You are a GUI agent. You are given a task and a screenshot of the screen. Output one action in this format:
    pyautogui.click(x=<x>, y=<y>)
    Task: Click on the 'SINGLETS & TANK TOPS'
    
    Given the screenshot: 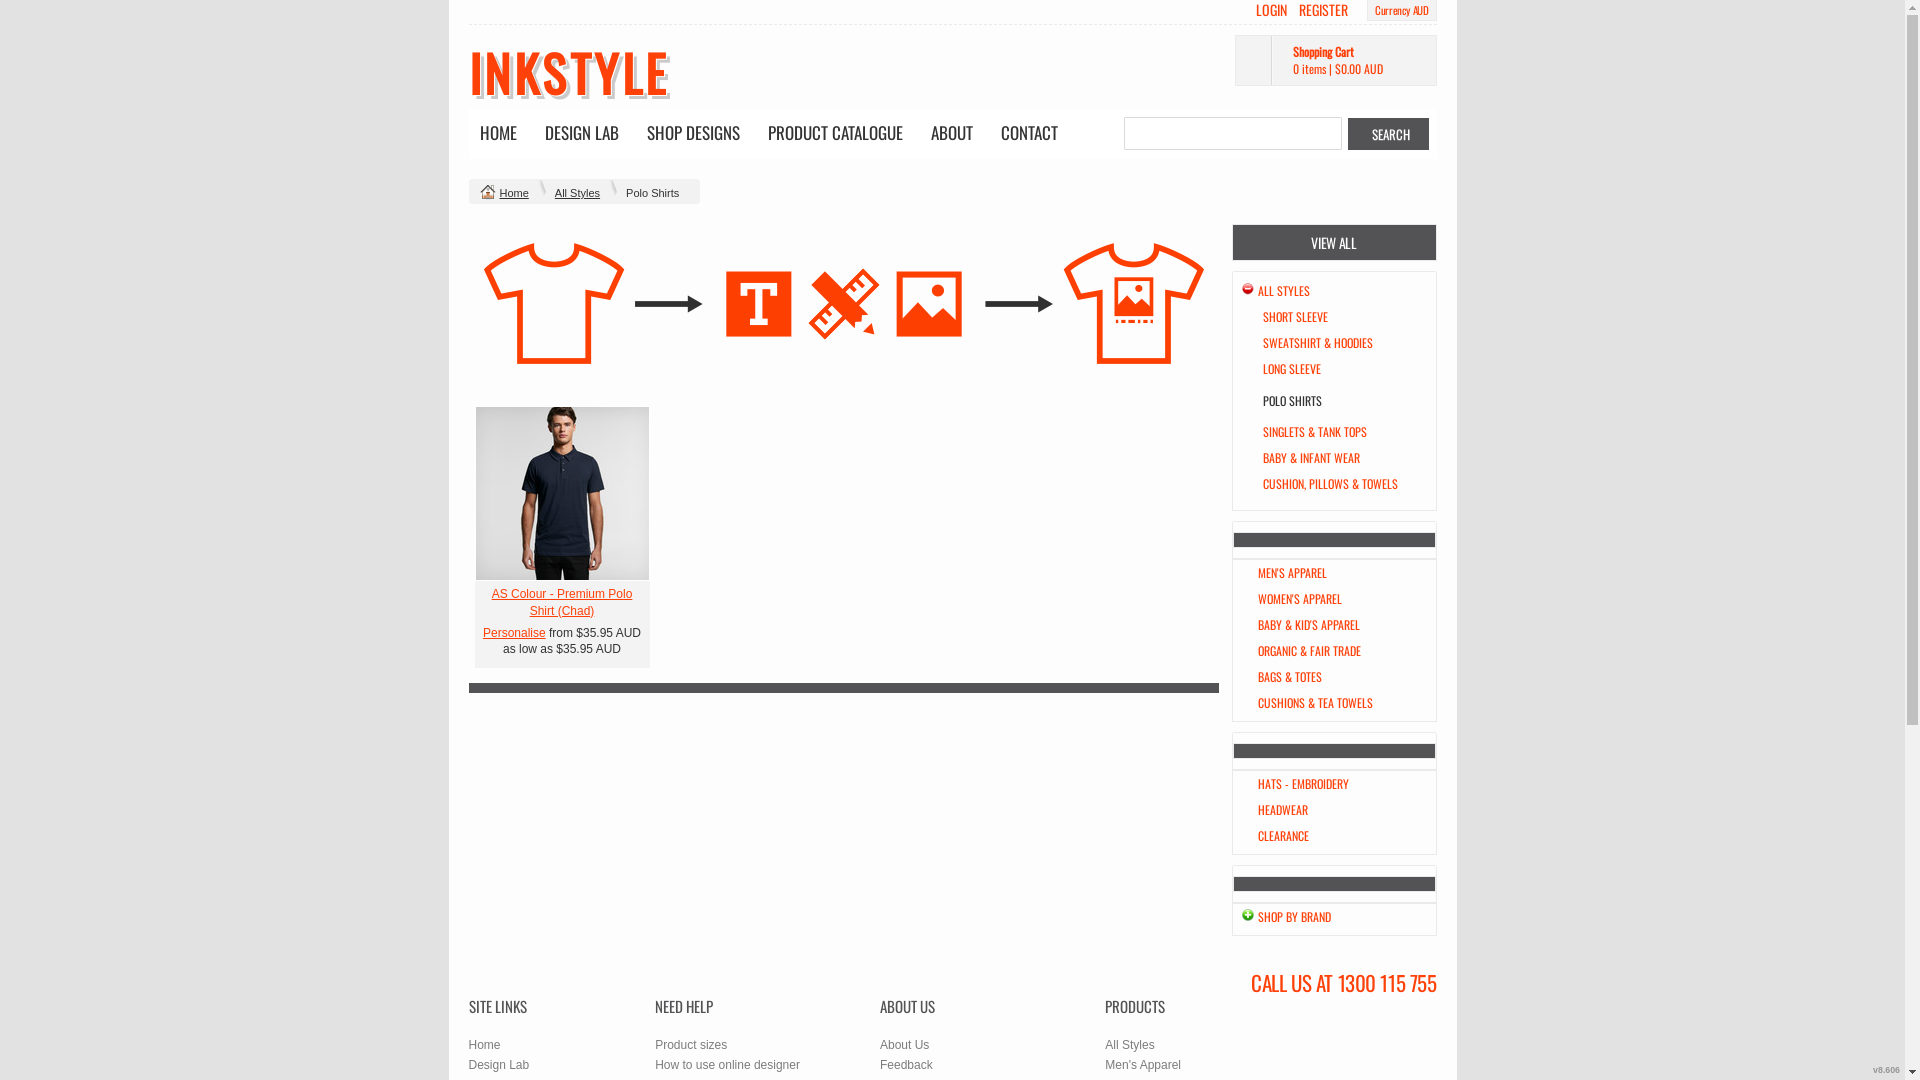 What is the action you would take?
    pyautogui.click(x=1314, y=430)
    